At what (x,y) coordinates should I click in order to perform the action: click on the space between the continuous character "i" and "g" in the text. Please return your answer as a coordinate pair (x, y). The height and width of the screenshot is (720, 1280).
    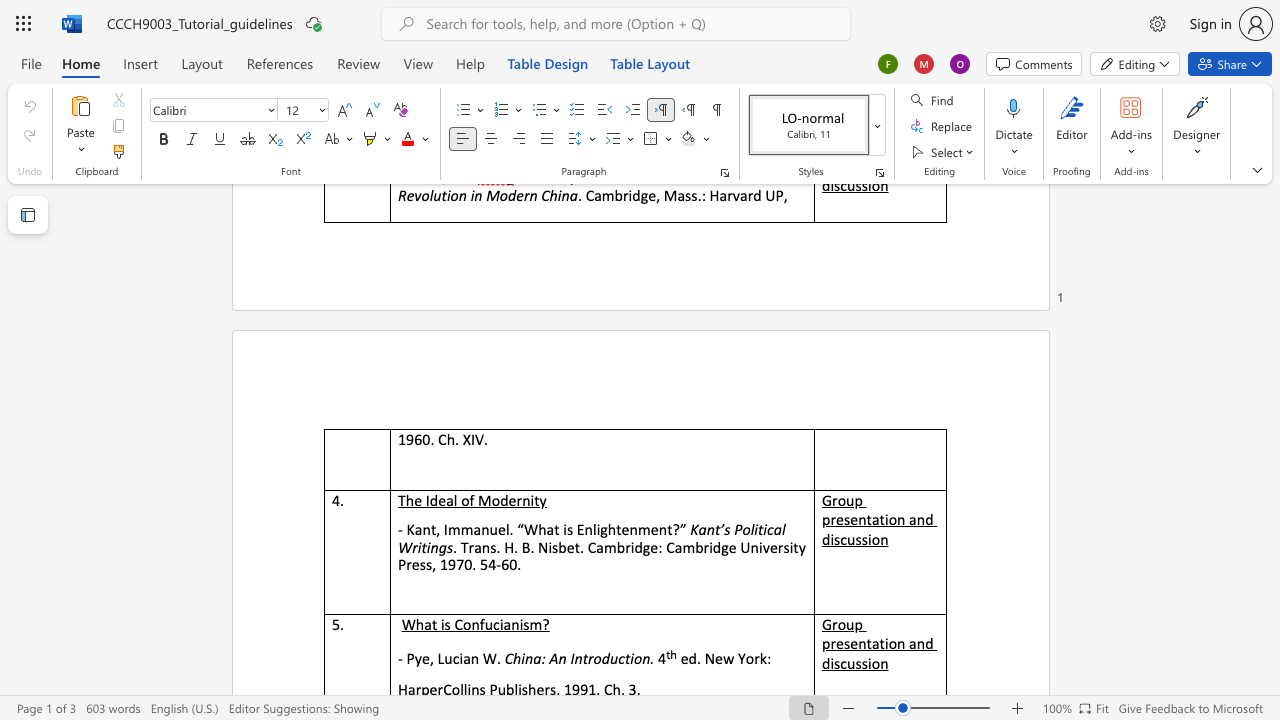
    Looking at the image, I should click on (600, 528).